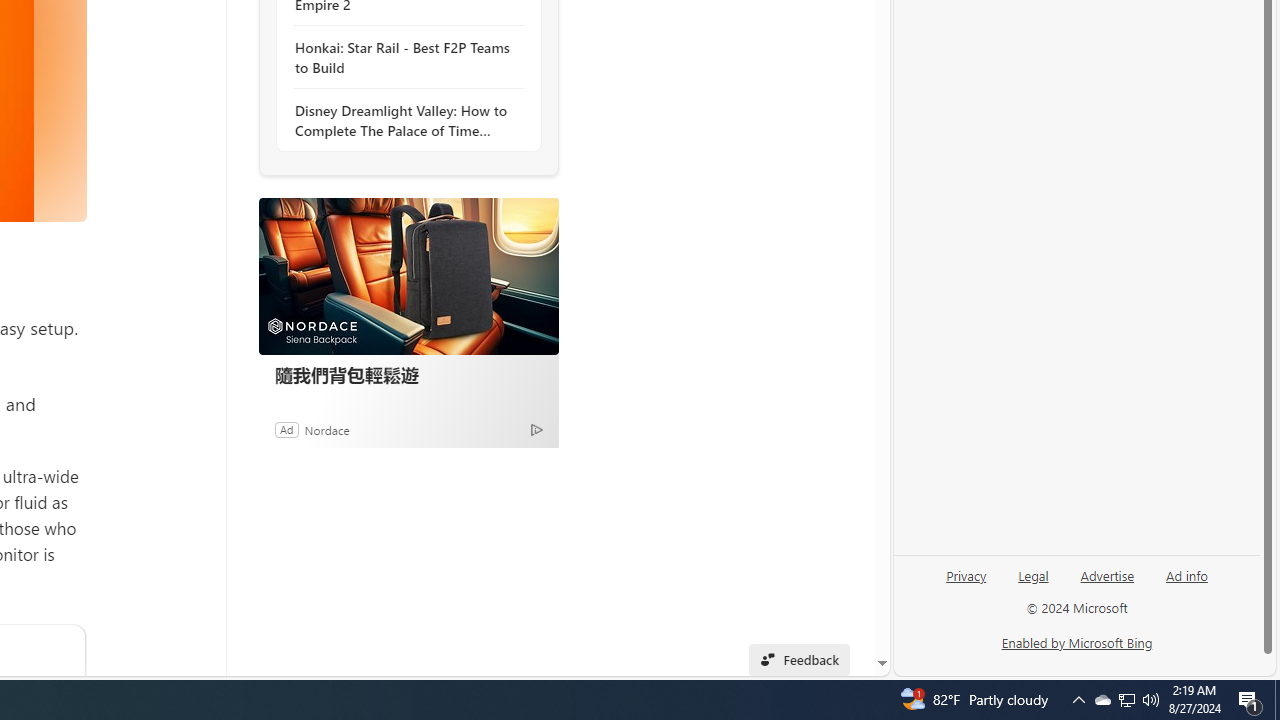 Image resolution: width=1280 pixels, height=720 pixels. What do you see at coordinates (967, 583) in the screenshot?
I see `'Privacy'` at bounding box center [967, 583].